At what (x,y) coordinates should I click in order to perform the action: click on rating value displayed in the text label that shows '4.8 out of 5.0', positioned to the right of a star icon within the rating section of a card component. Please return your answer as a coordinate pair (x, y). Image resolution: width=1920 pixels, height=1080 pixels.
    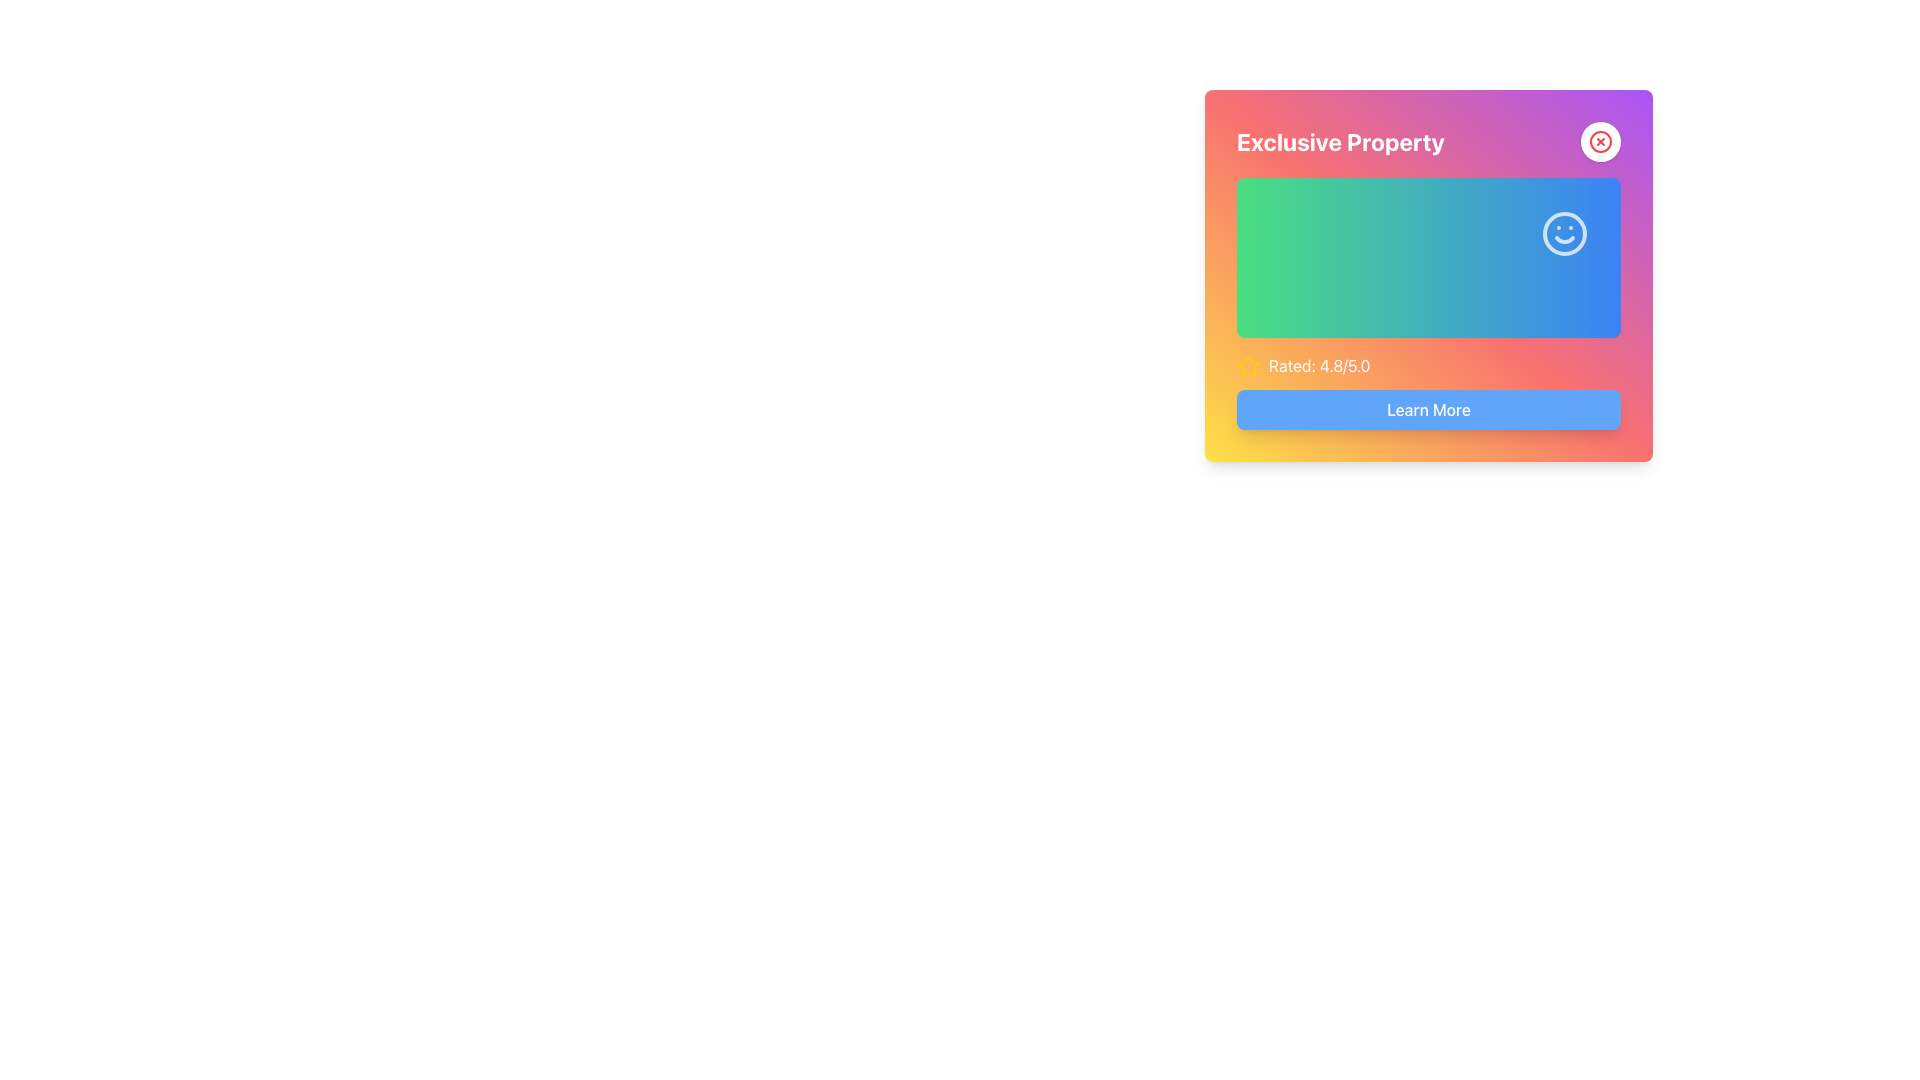
    Looking at the image, I should click on (1319, 366).